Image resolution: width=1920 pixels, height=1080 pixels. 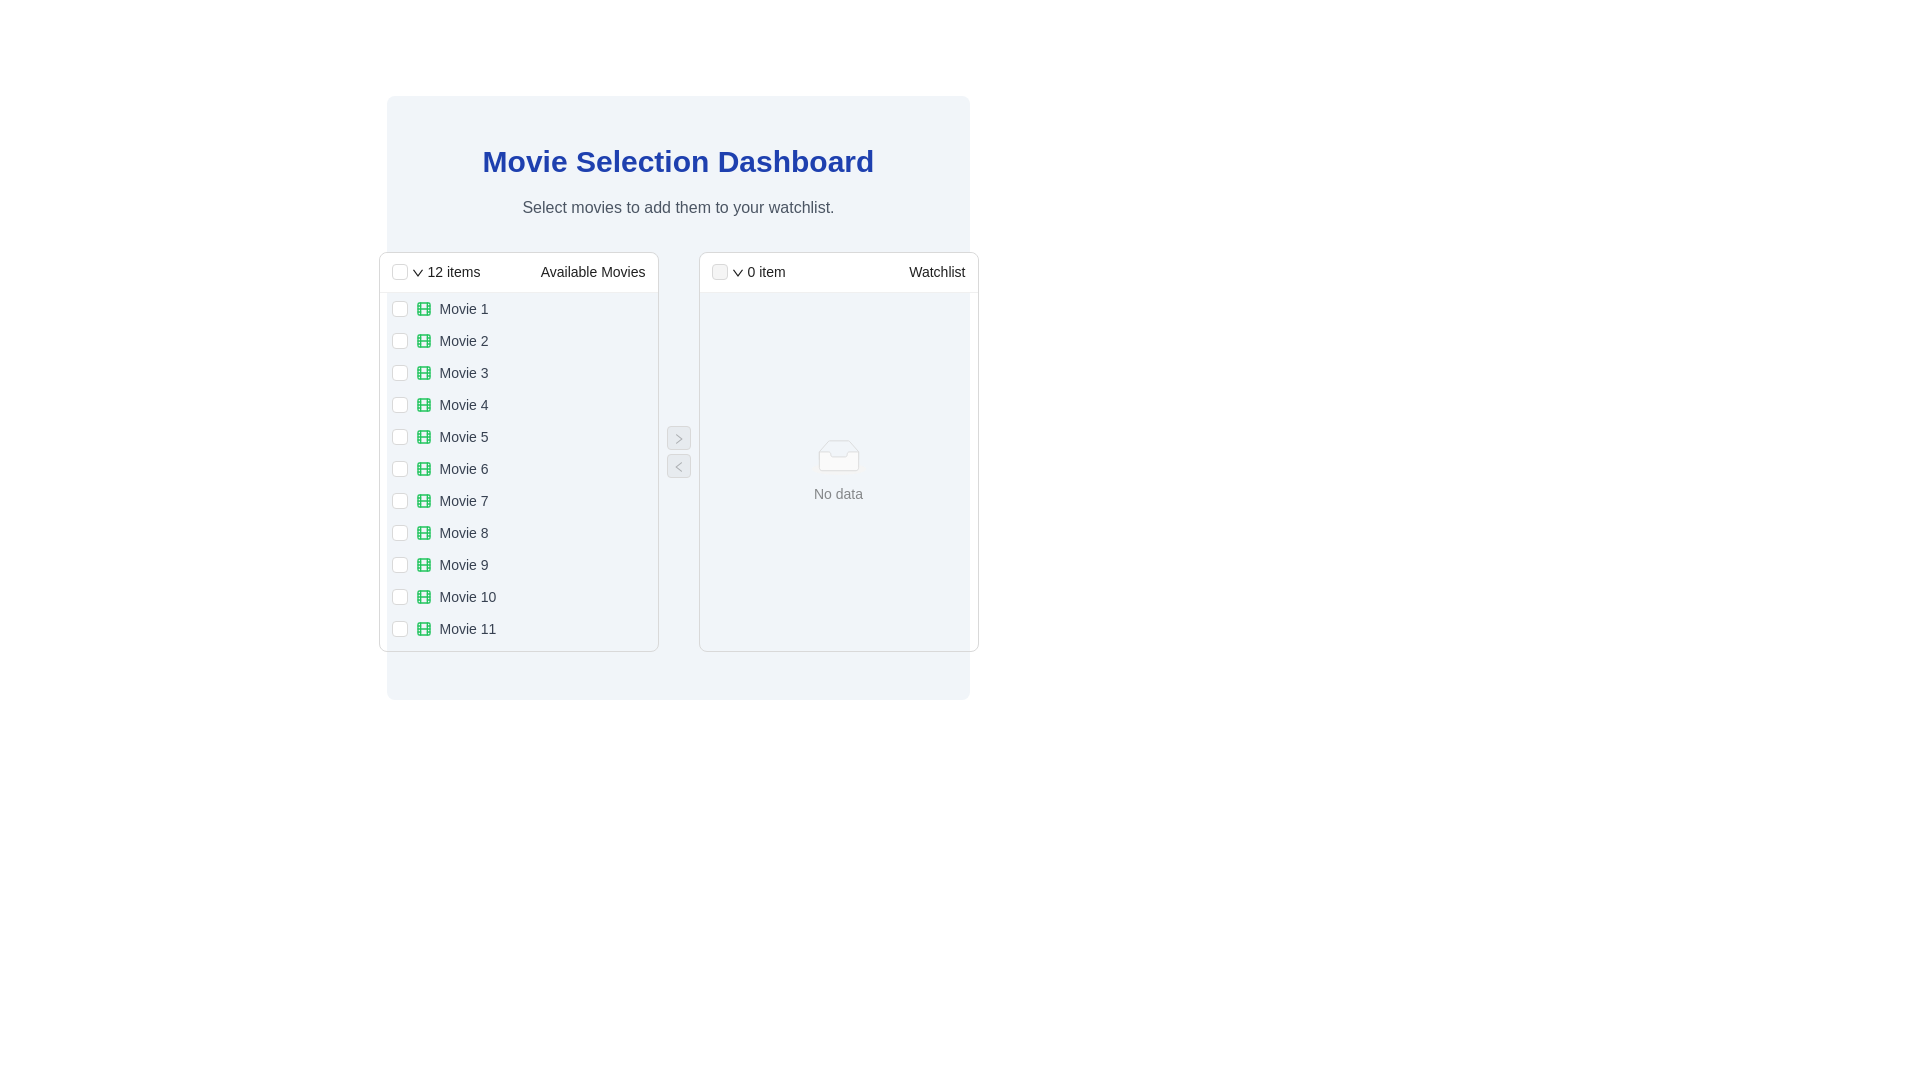 I want to click on the 'Movie 7' text label in the center-left panel under 'Available Movies', so click(x=463, y=500).